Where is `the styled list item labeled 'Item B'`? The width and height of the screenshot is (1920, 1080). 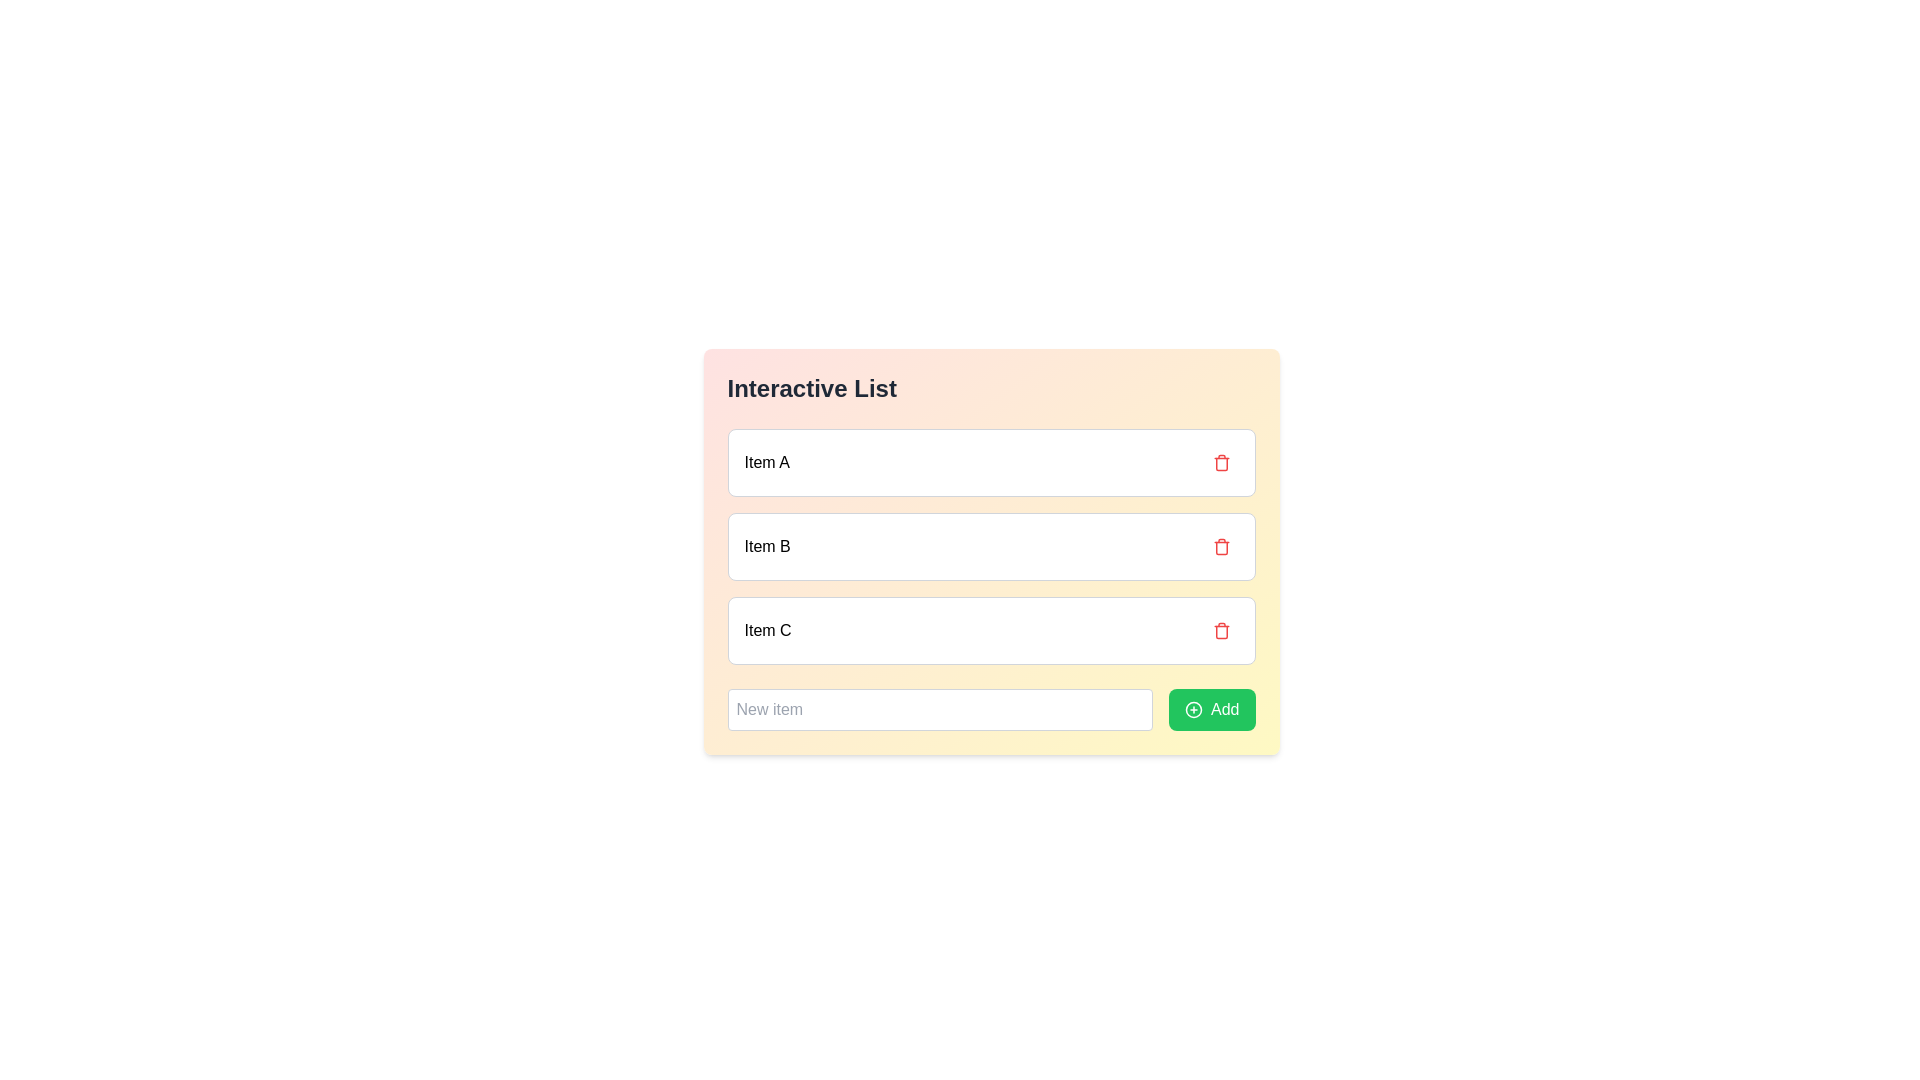
the styled list item labeled 'Item B' is located at coordinates (991, 551).